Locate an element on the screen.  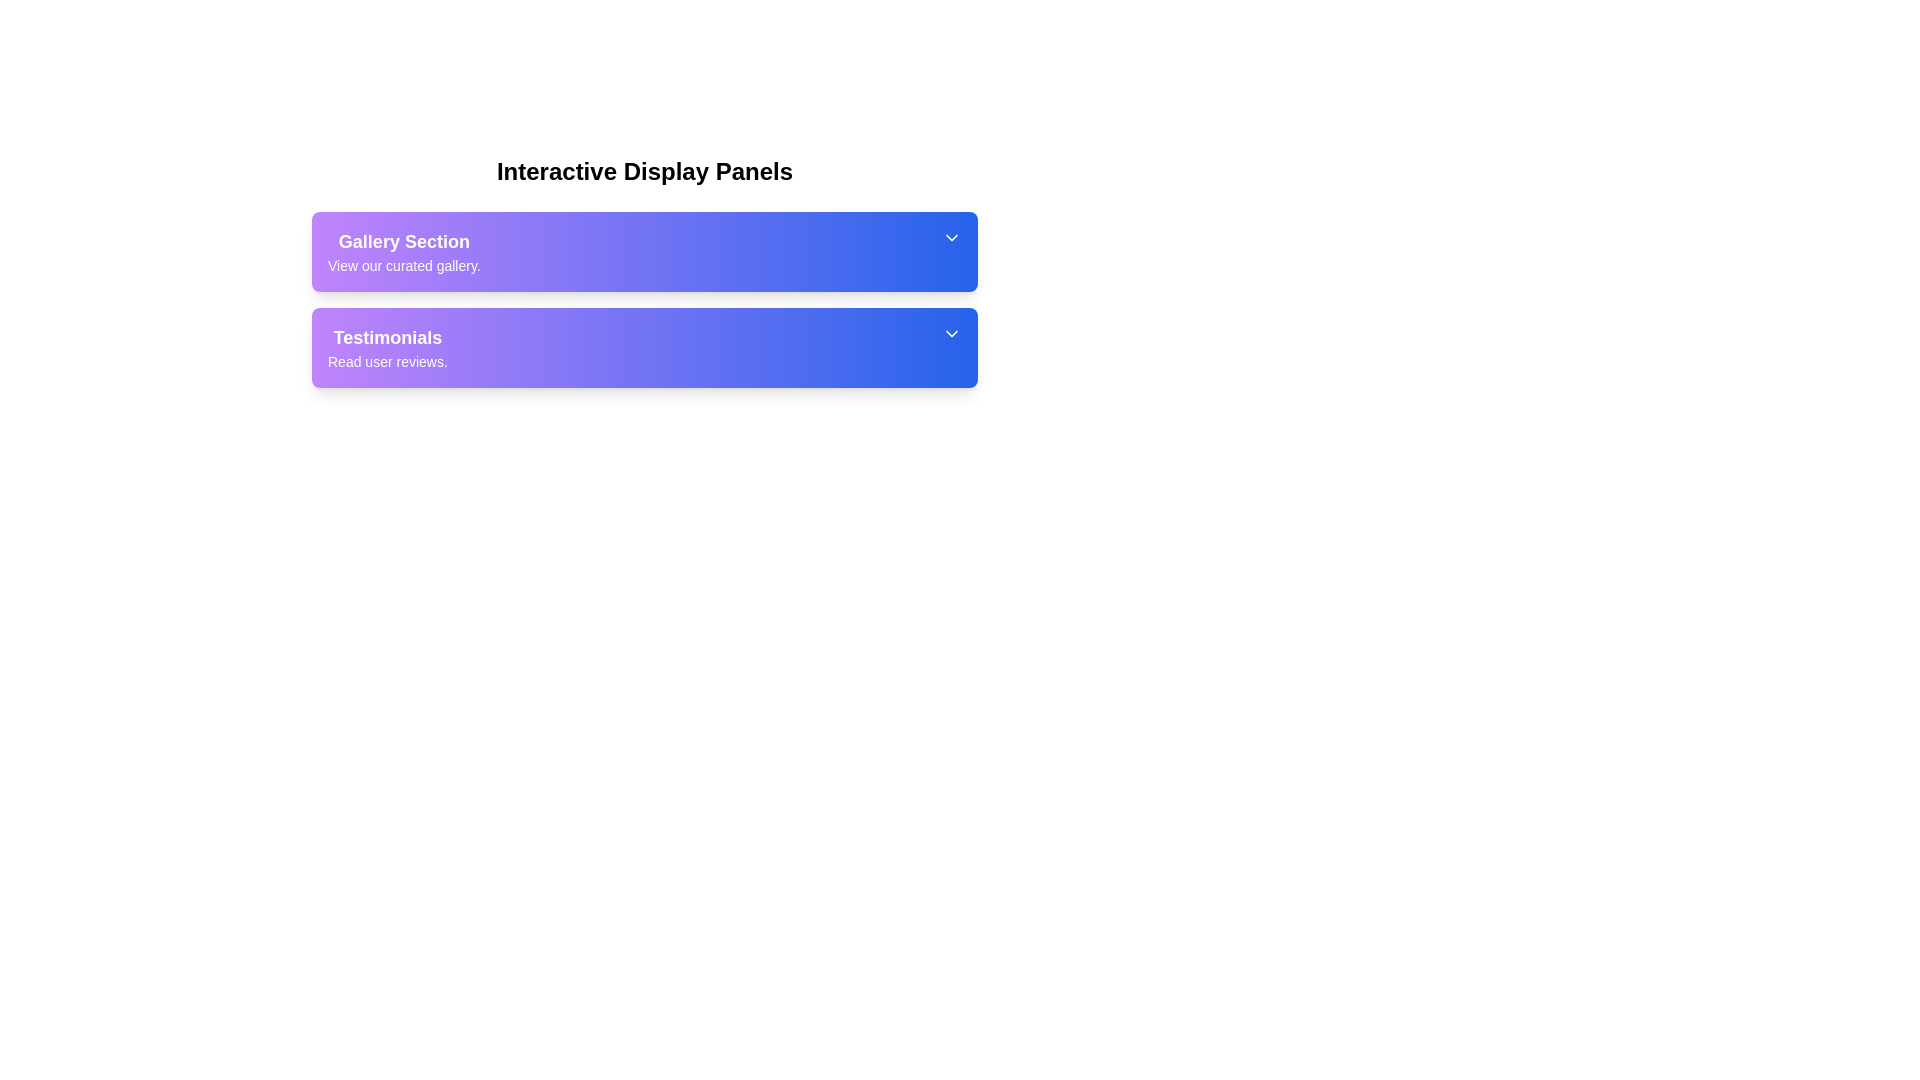
the main title text block, which serves as the heading for the section above the 'Gallery Section' and 'Testimonials' elements is located at coordinates (644, 171).